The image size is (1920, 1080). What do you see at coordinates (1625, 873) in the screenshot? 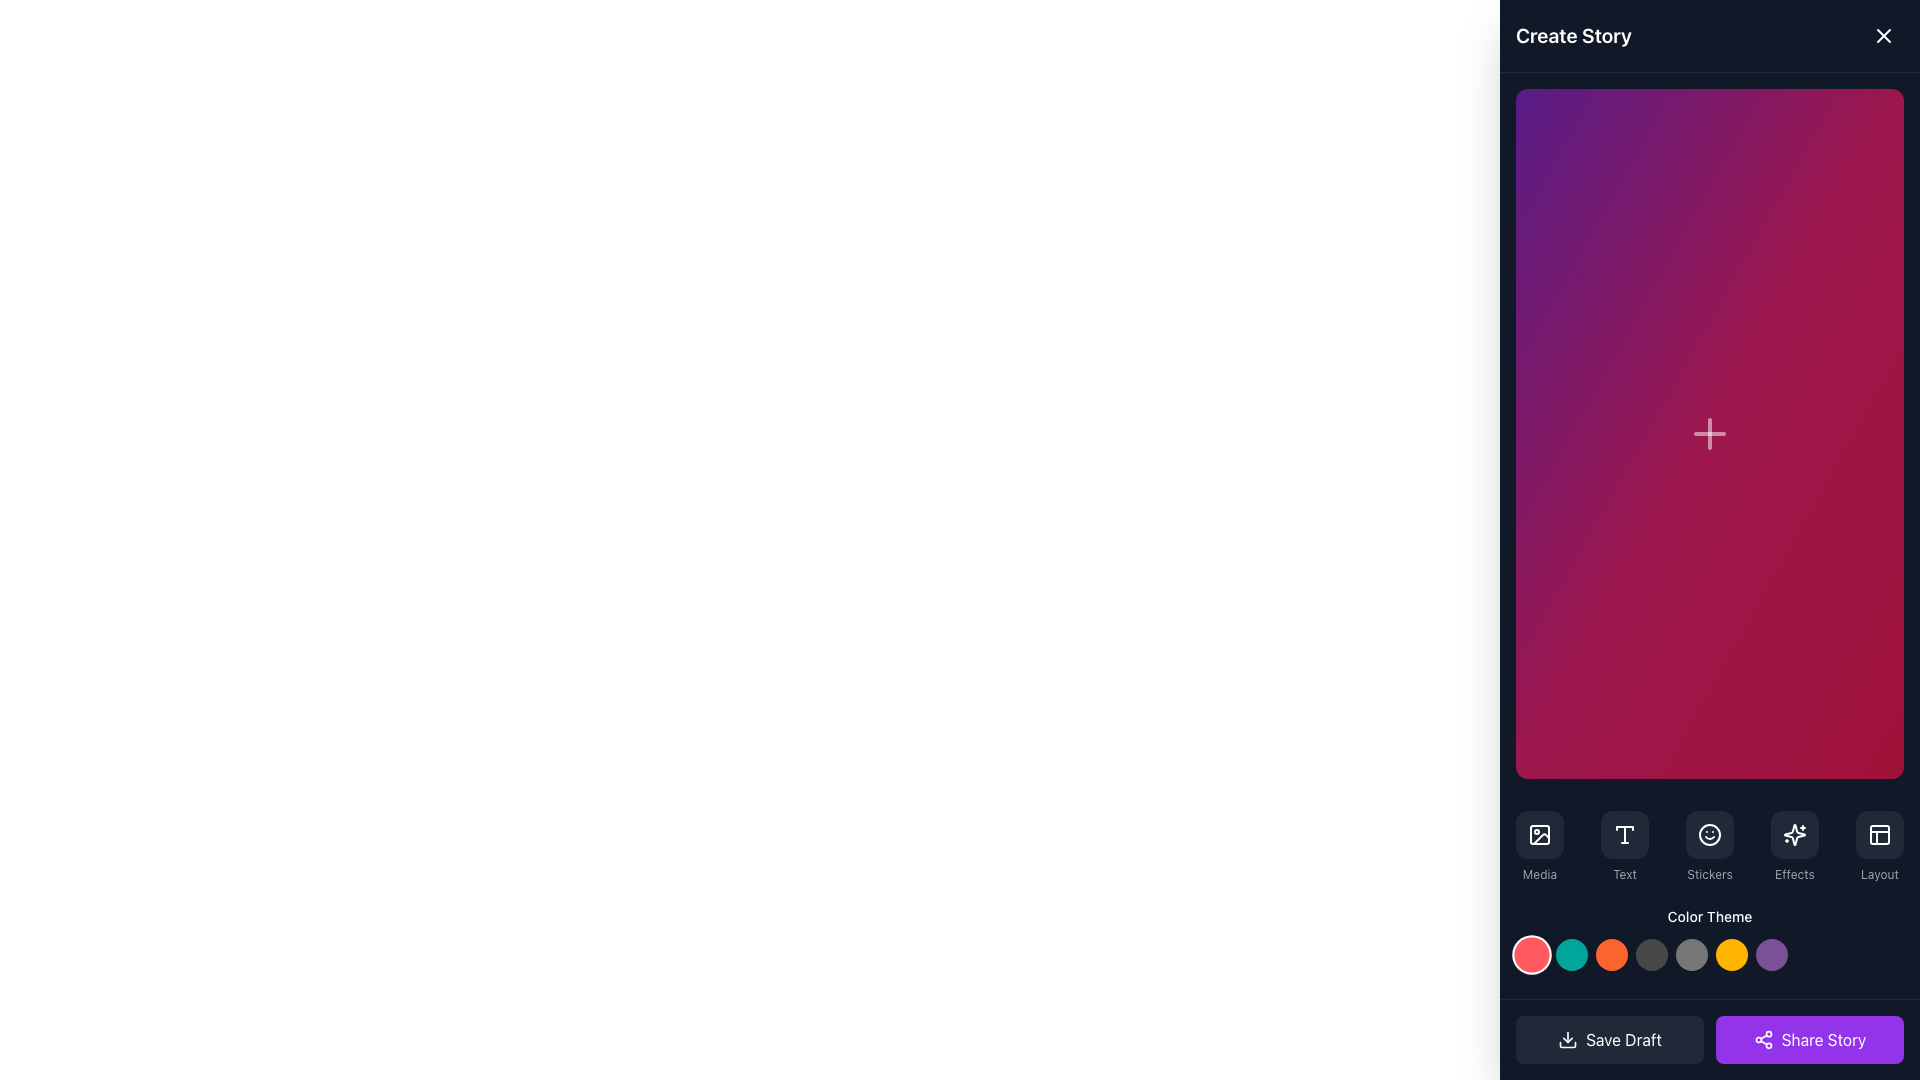
I see `the small light gray text label that says 'Text', located at the bottom of a vertically stacked group of elements` at bounding box center [1625, 873].